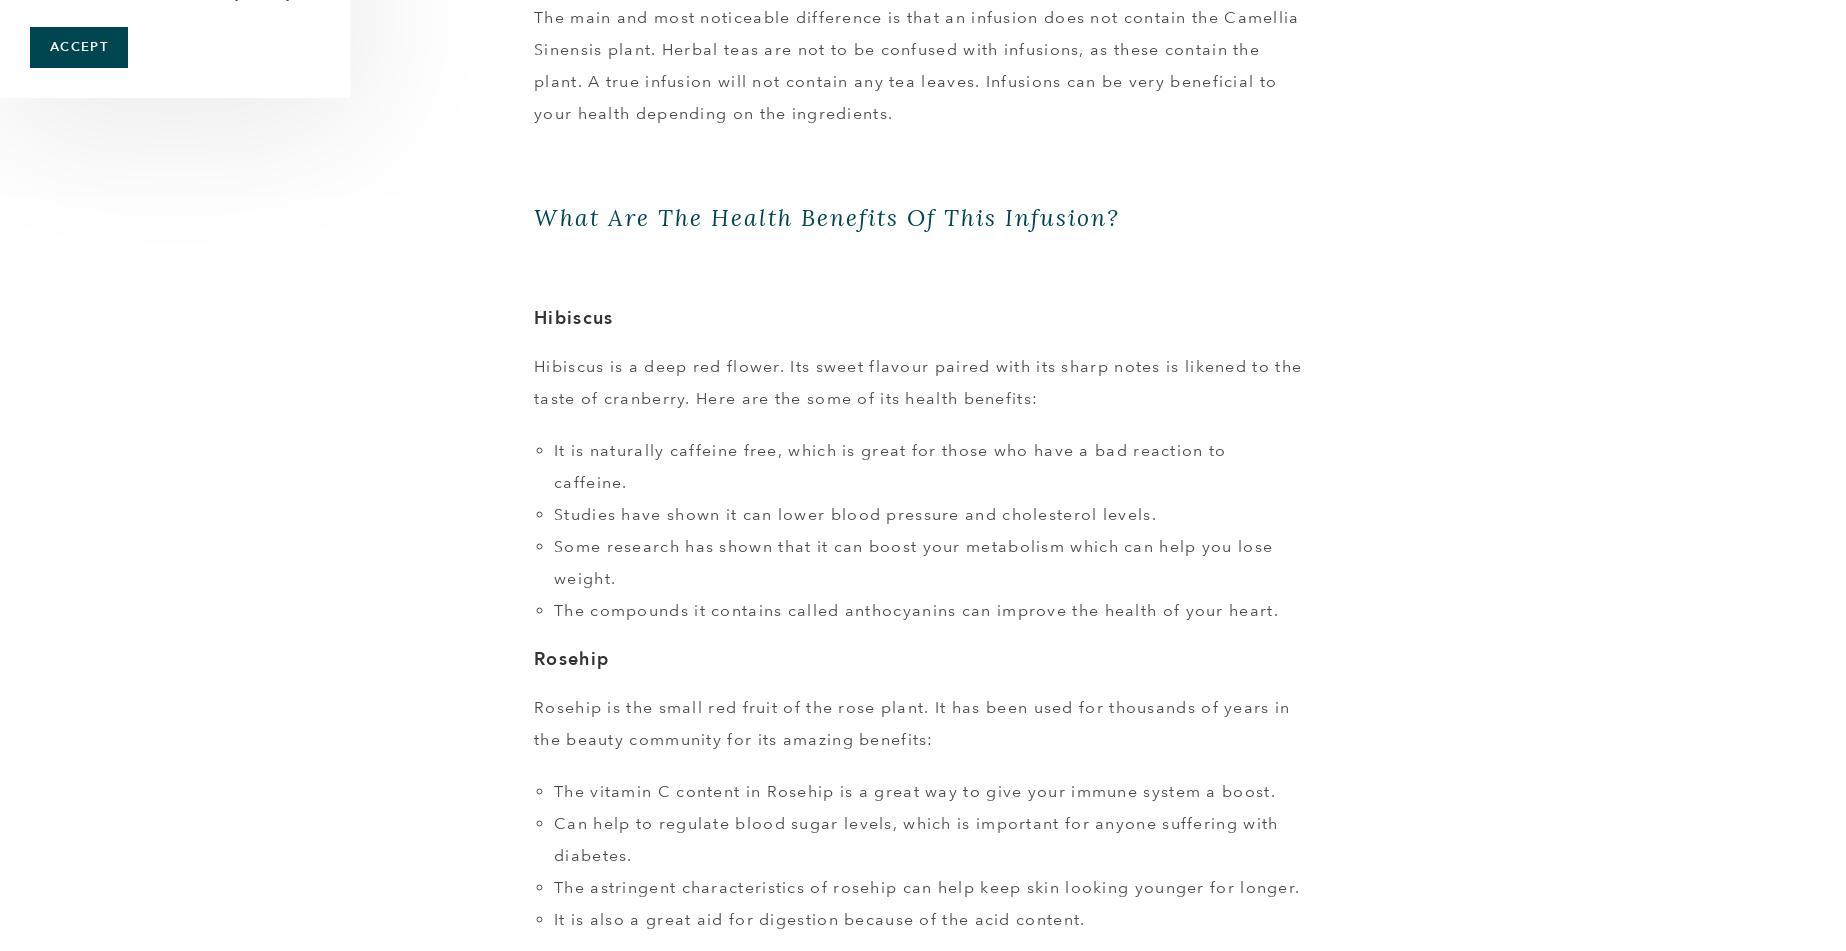 The width and height of the screenshot is (1846, 951). I want to click on 'Rosehip', so click(570, 657).